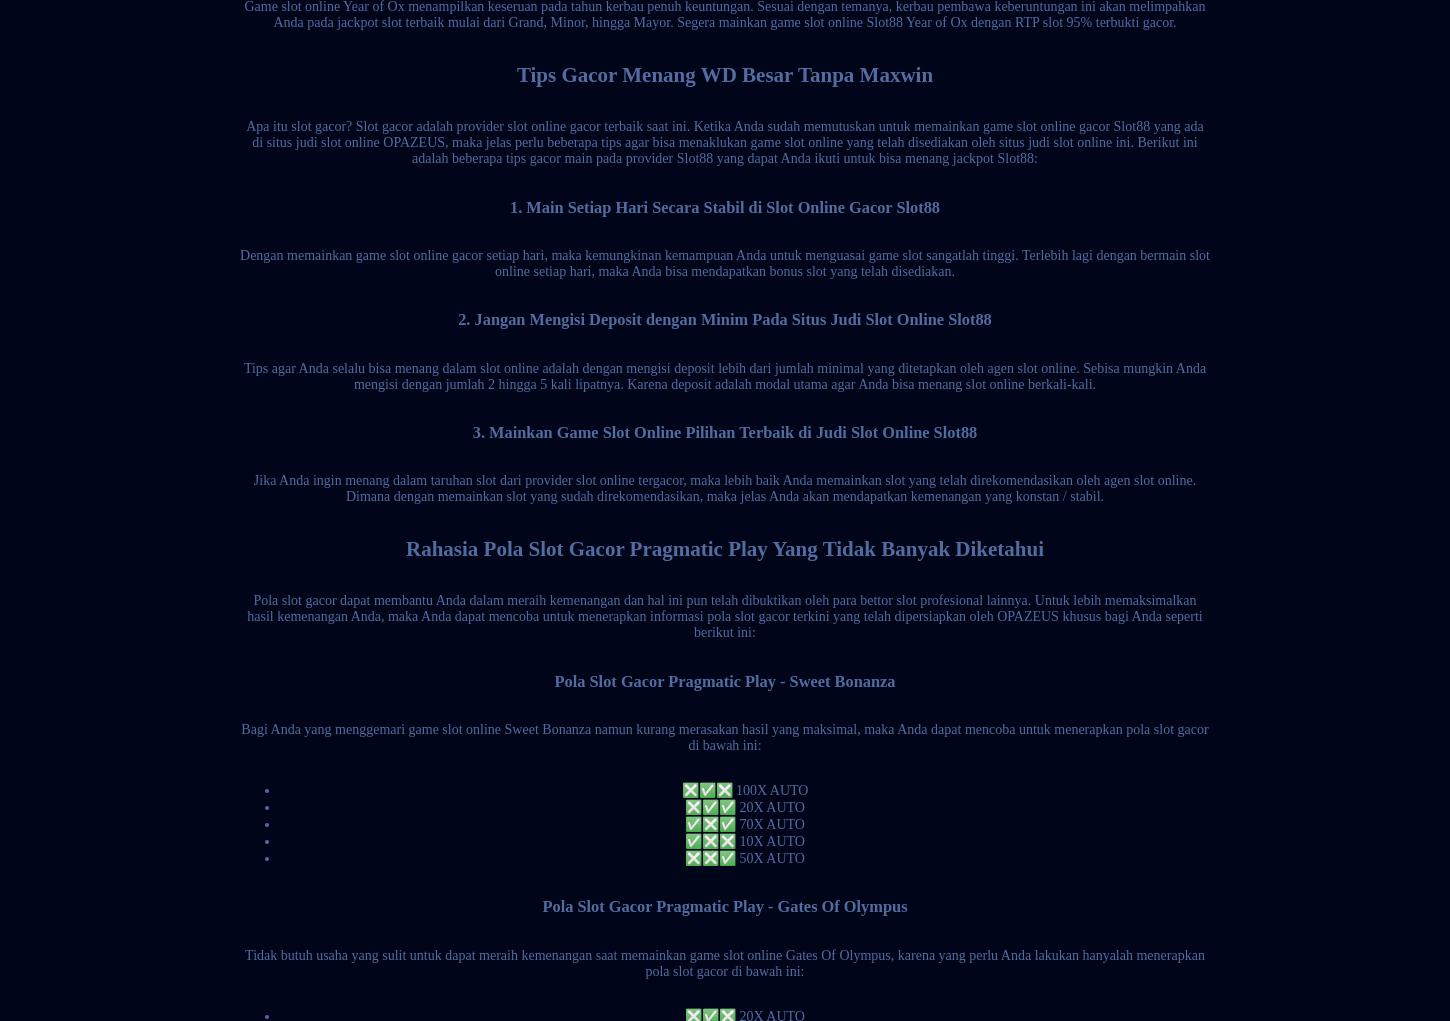 Image resolution: width=1450 pixels, height=1021 pixels. What do you see at coordinates (744, 840) in the screenshot?
I see `'✅❎❎ 10X AUTO'` at bounding box center [744, 840].